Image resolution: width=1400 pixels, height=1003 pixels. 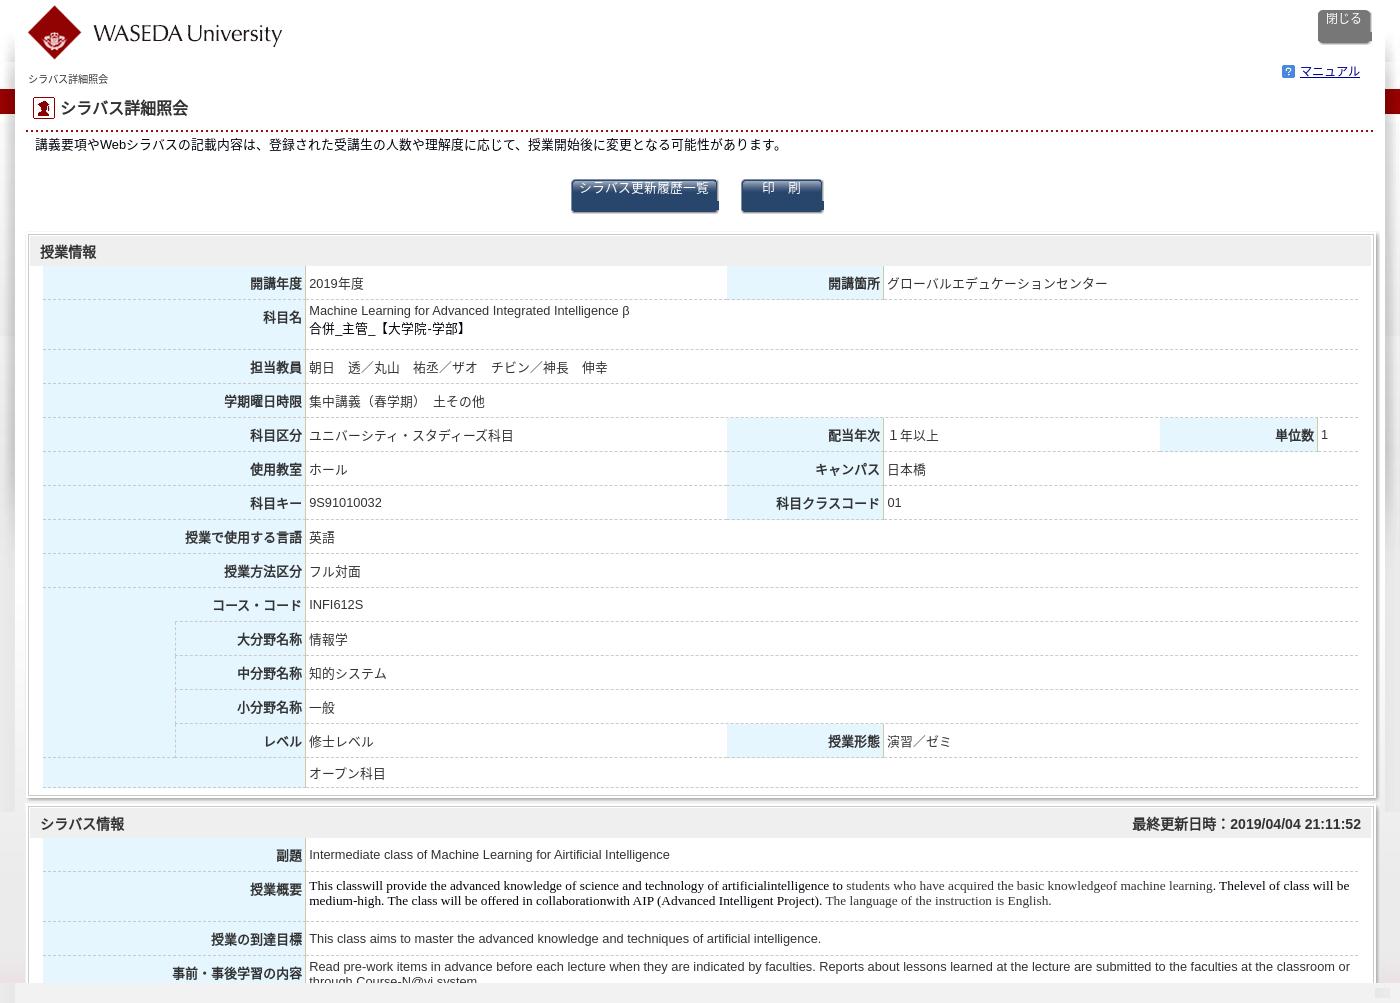 What do you see at coordinates (389, 327) in the screenshot?
I see `'合併_主管_【大学院-学部】'` at bounding box center [389, 327].